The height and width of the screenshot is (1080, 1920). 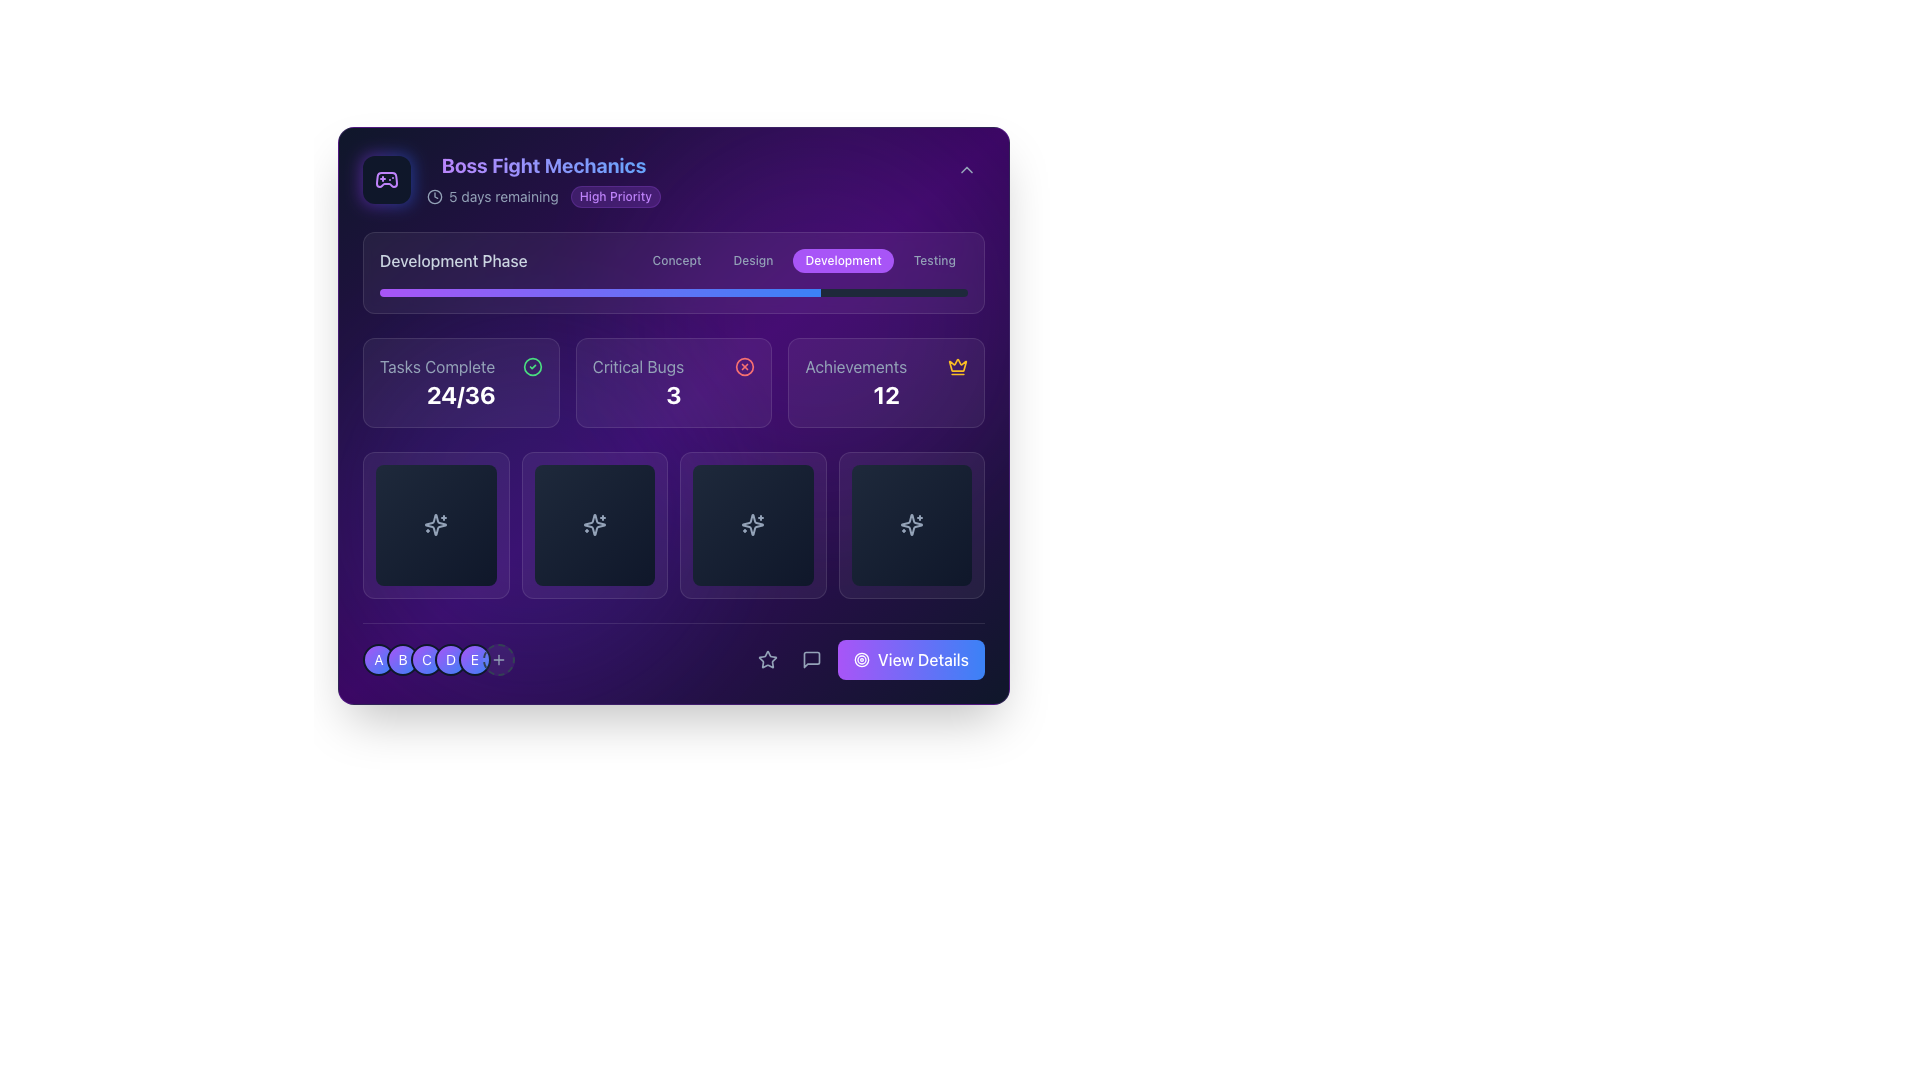 I want to click on the 'Design' phase button, which is the second button in a horizontal series of four buttons within the 'Development Phase' section, located between the 'Concept' and 'Development' buttons, so click(x=752, y=260).